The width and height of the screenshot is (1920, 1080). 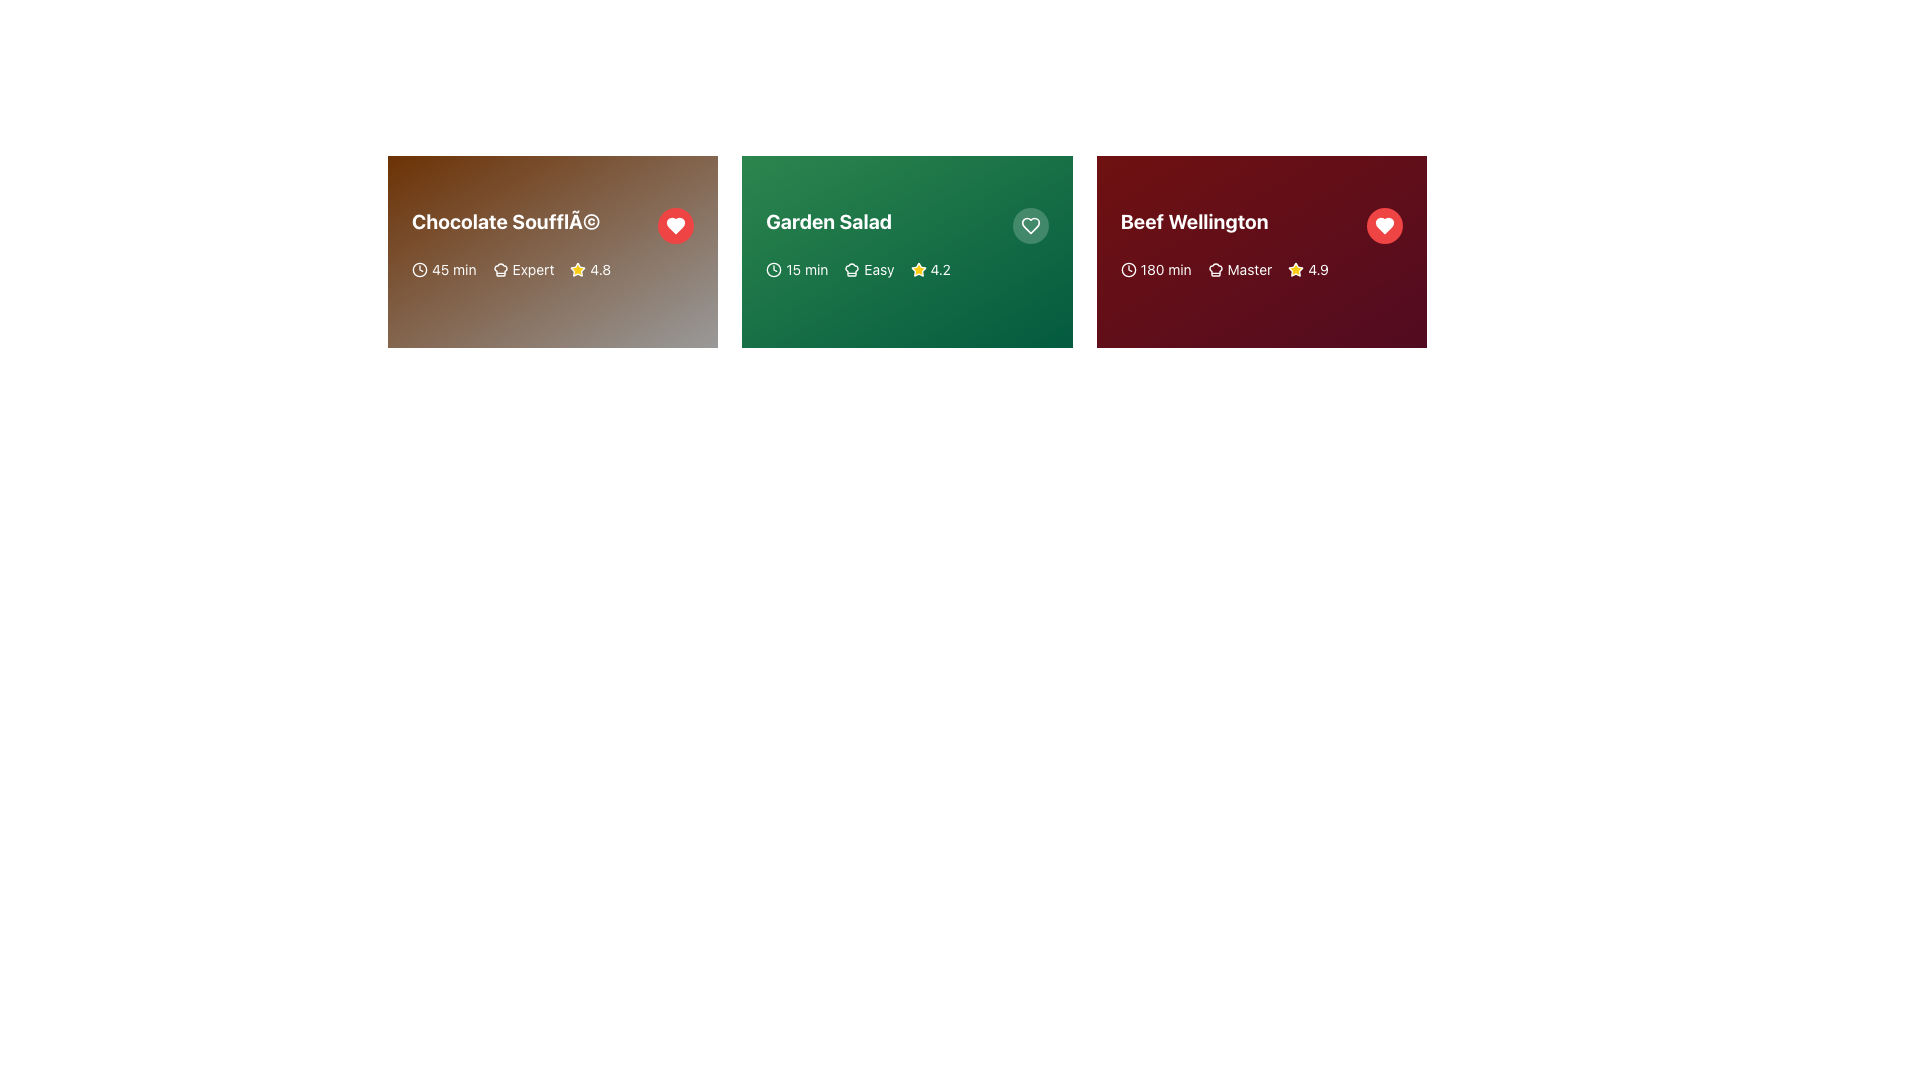 What do you see at coordinates (1384, 225) in the screenshot?
I see `the heart-shaped 'like' button located at the top right corner of the 'Beef Wellington' card` at bounding box center [1384, 225].